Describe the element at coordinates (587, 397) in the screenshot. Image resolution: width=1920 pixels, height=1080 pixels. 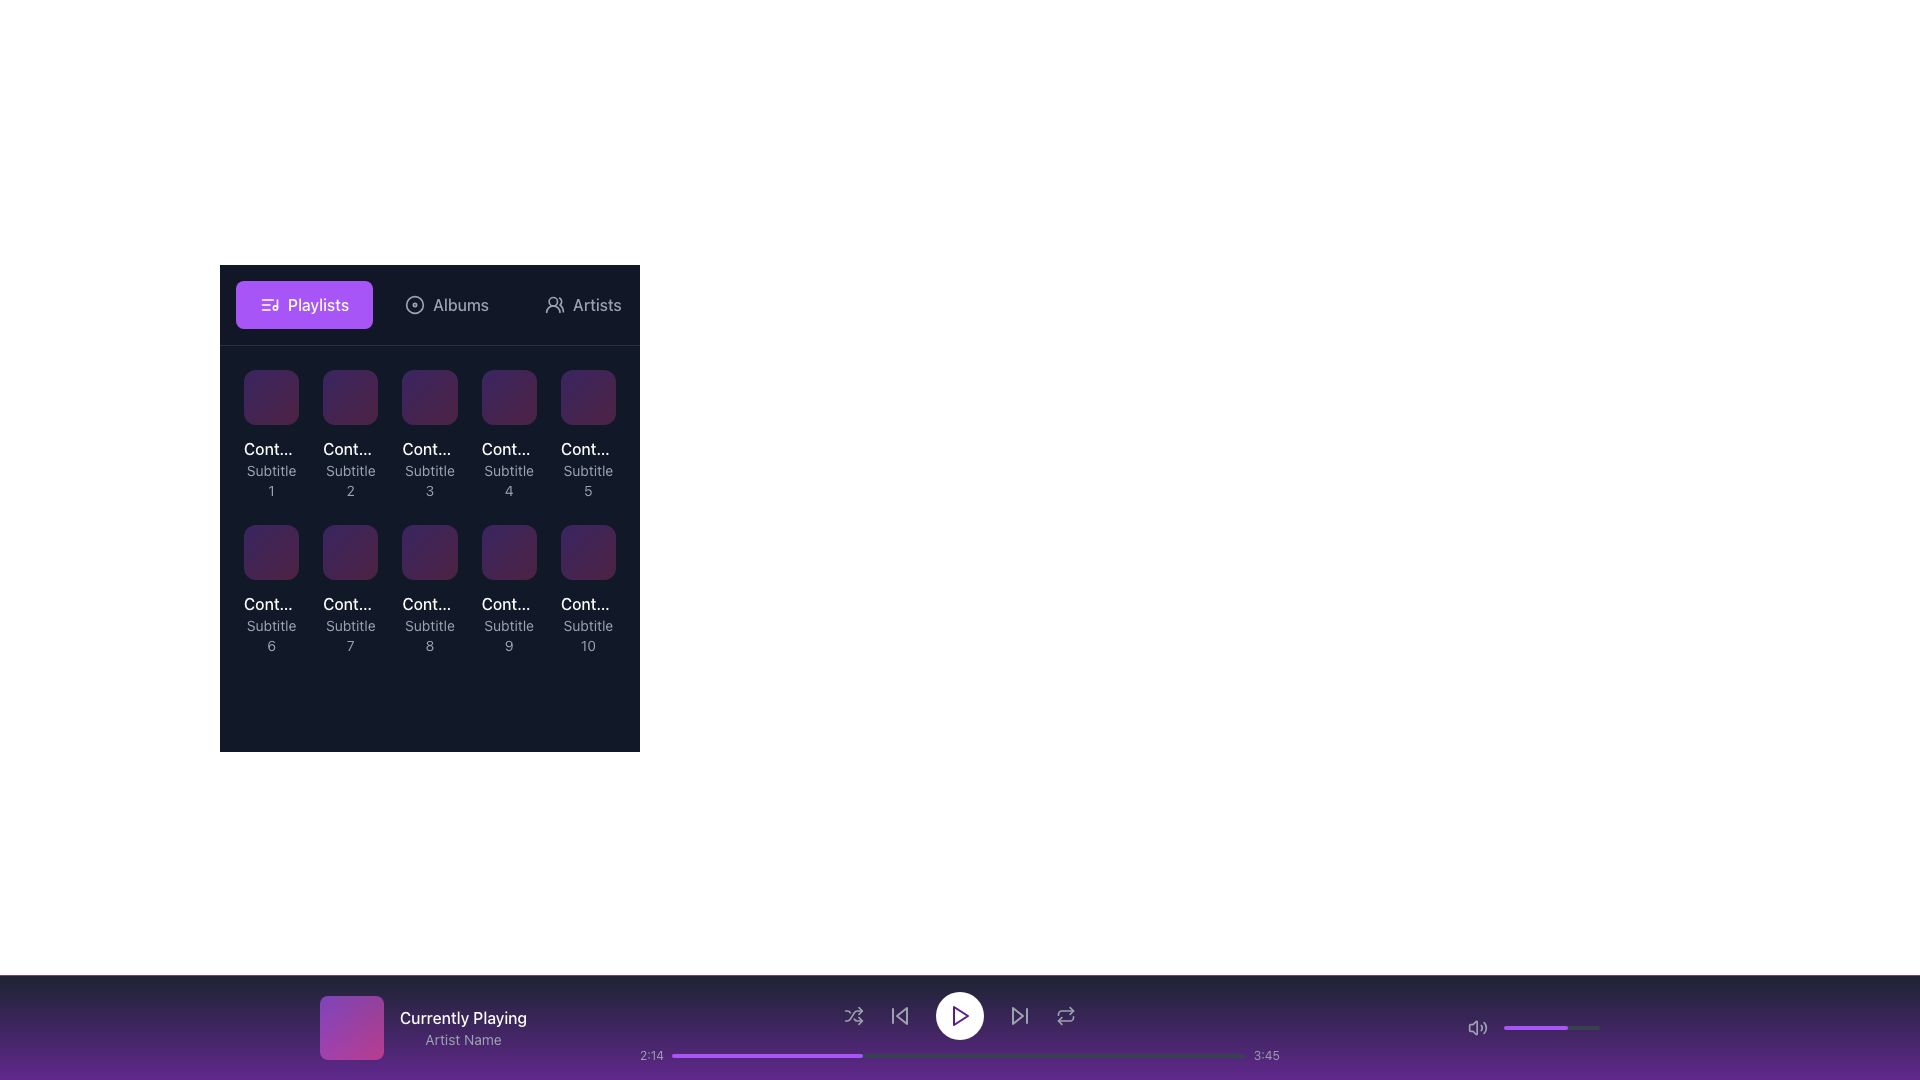
I see `the first item in the second row of the grid layout, which is a square-shaped card with rounded corners and a gradient background transitioning from purple to pink` at that location.